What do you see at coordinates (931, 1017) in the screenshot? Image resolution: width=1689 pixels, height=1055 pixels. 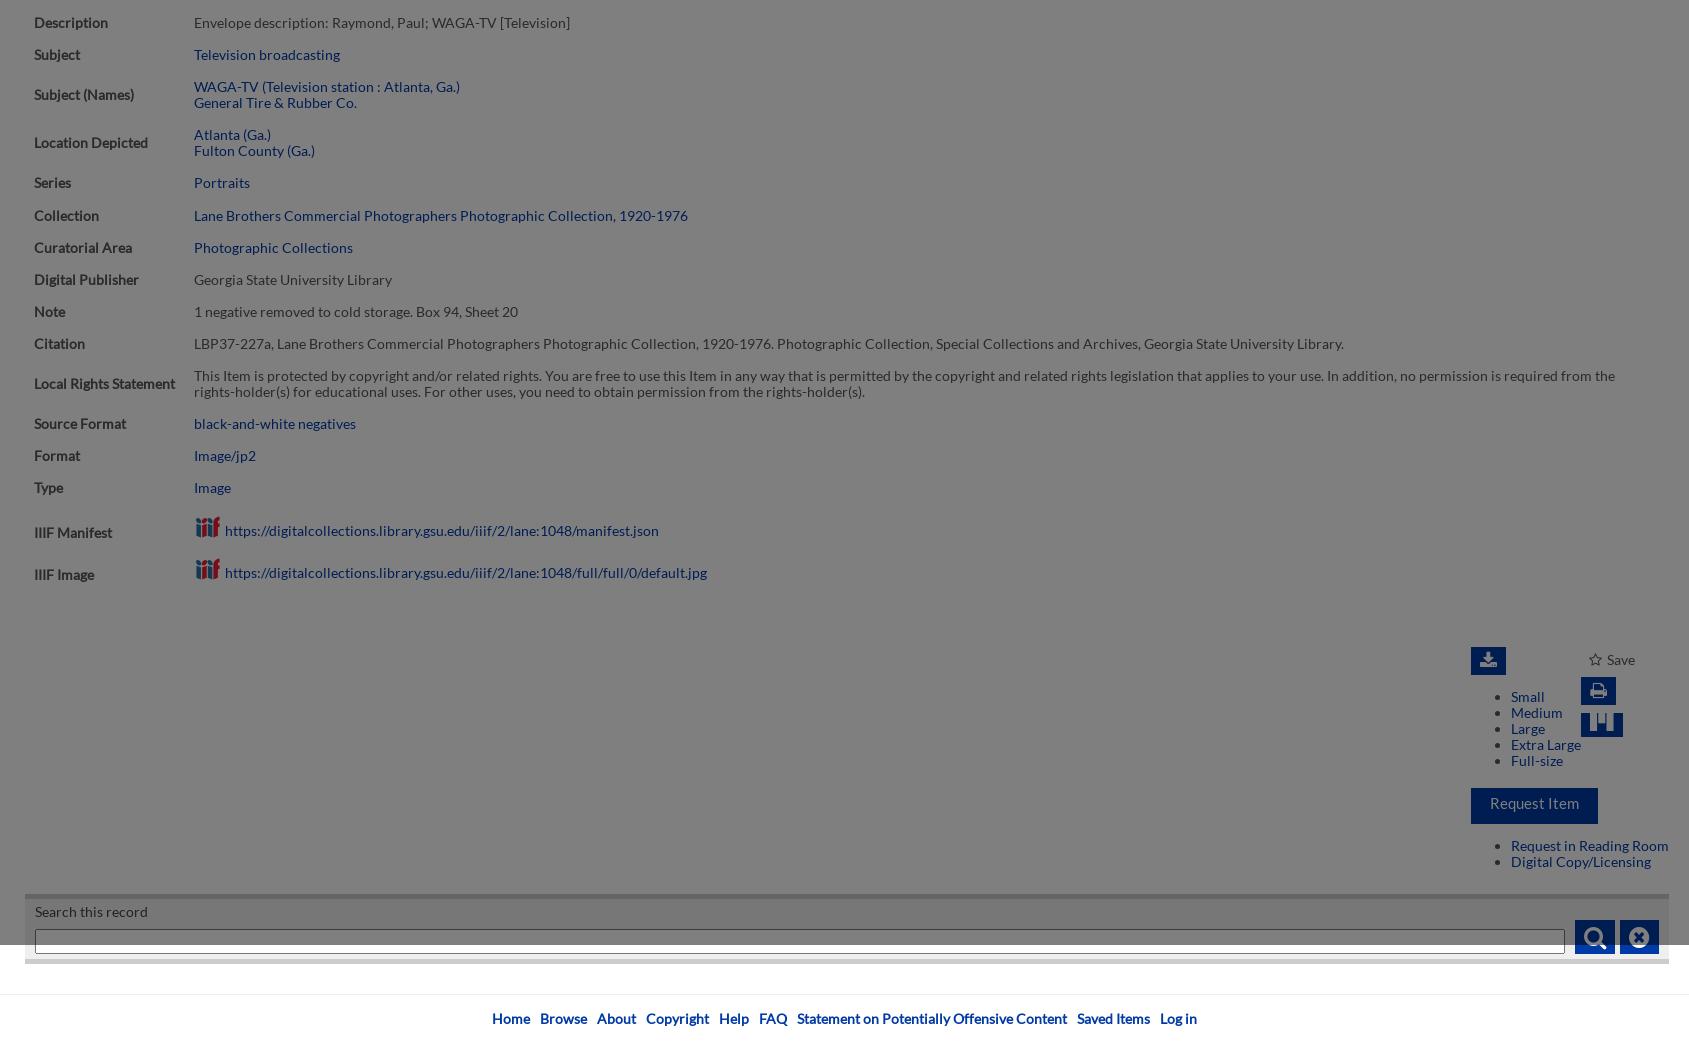 I see `'Statement on Potentially Offensive Content'` at bounding box center [931, 1017].